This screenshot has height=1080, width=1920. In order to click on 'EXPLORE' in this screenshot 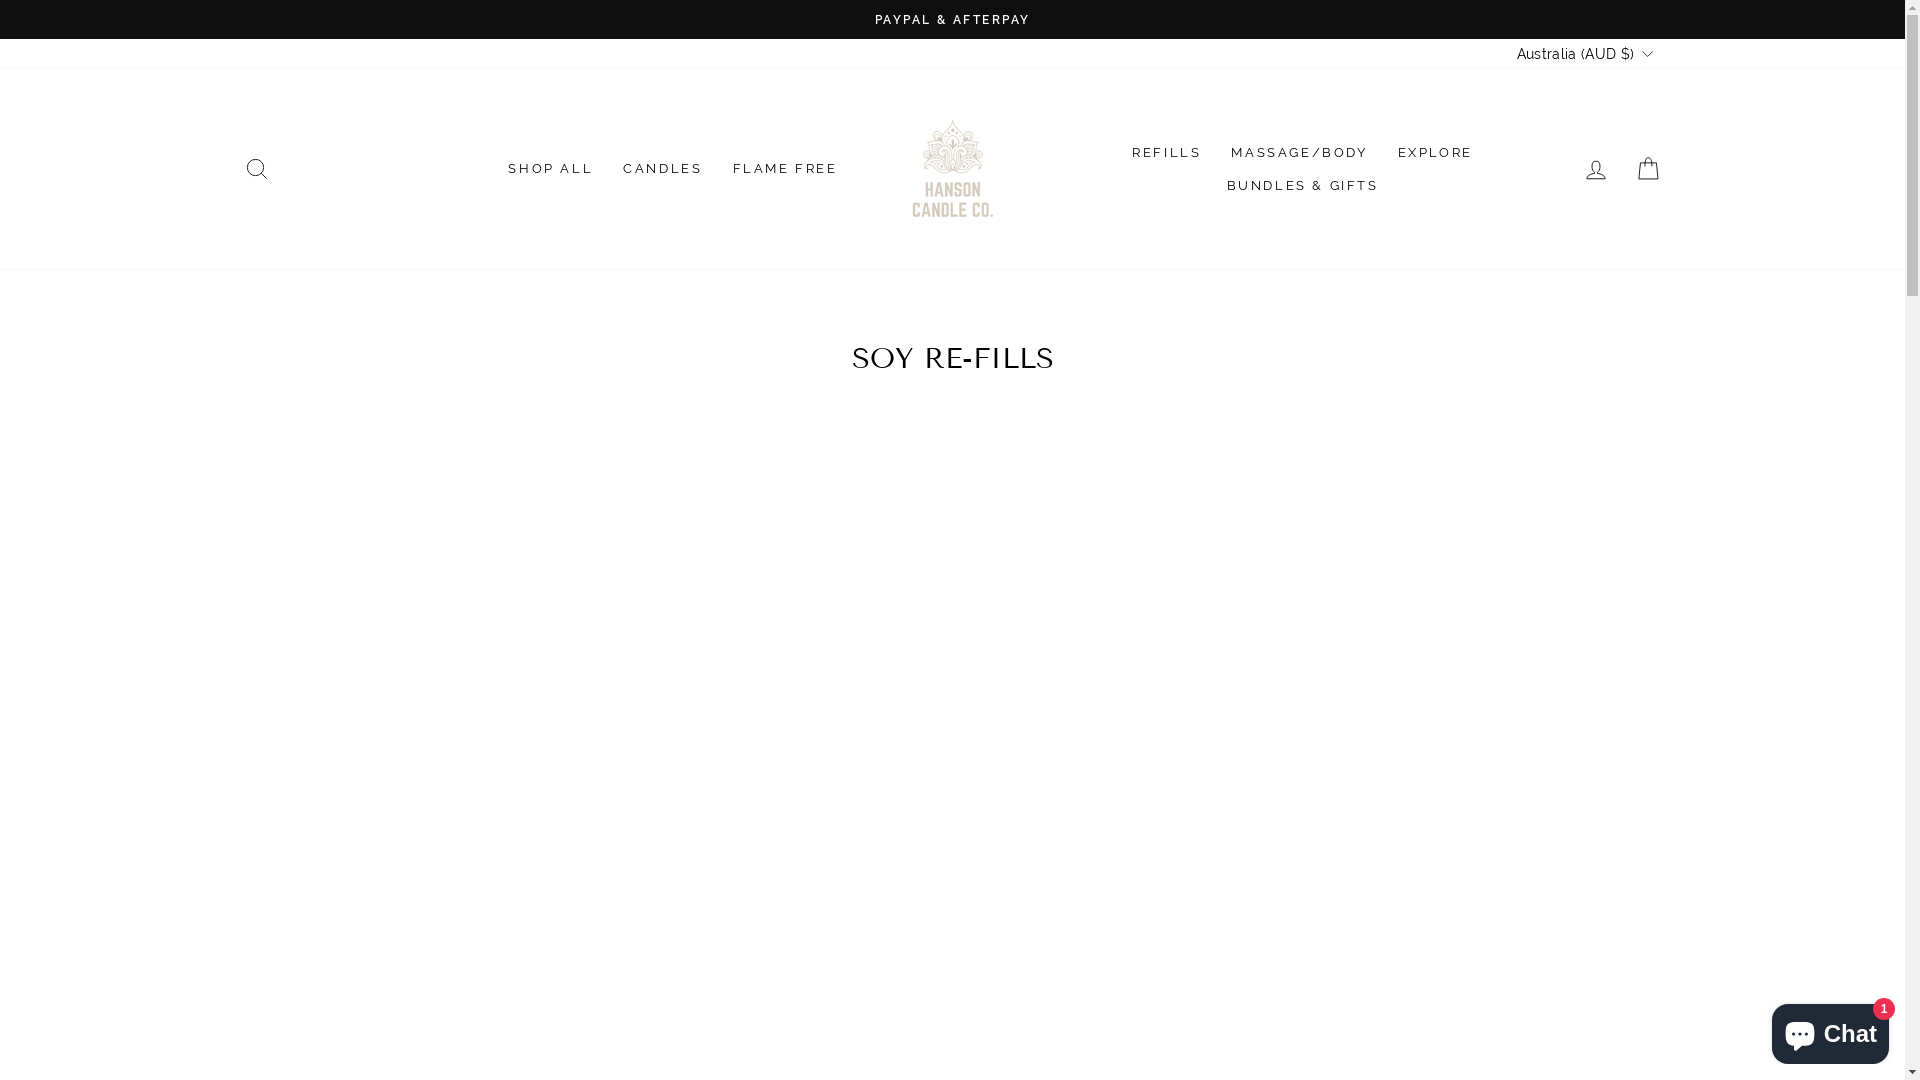, I will do `click(1434, 151)`.